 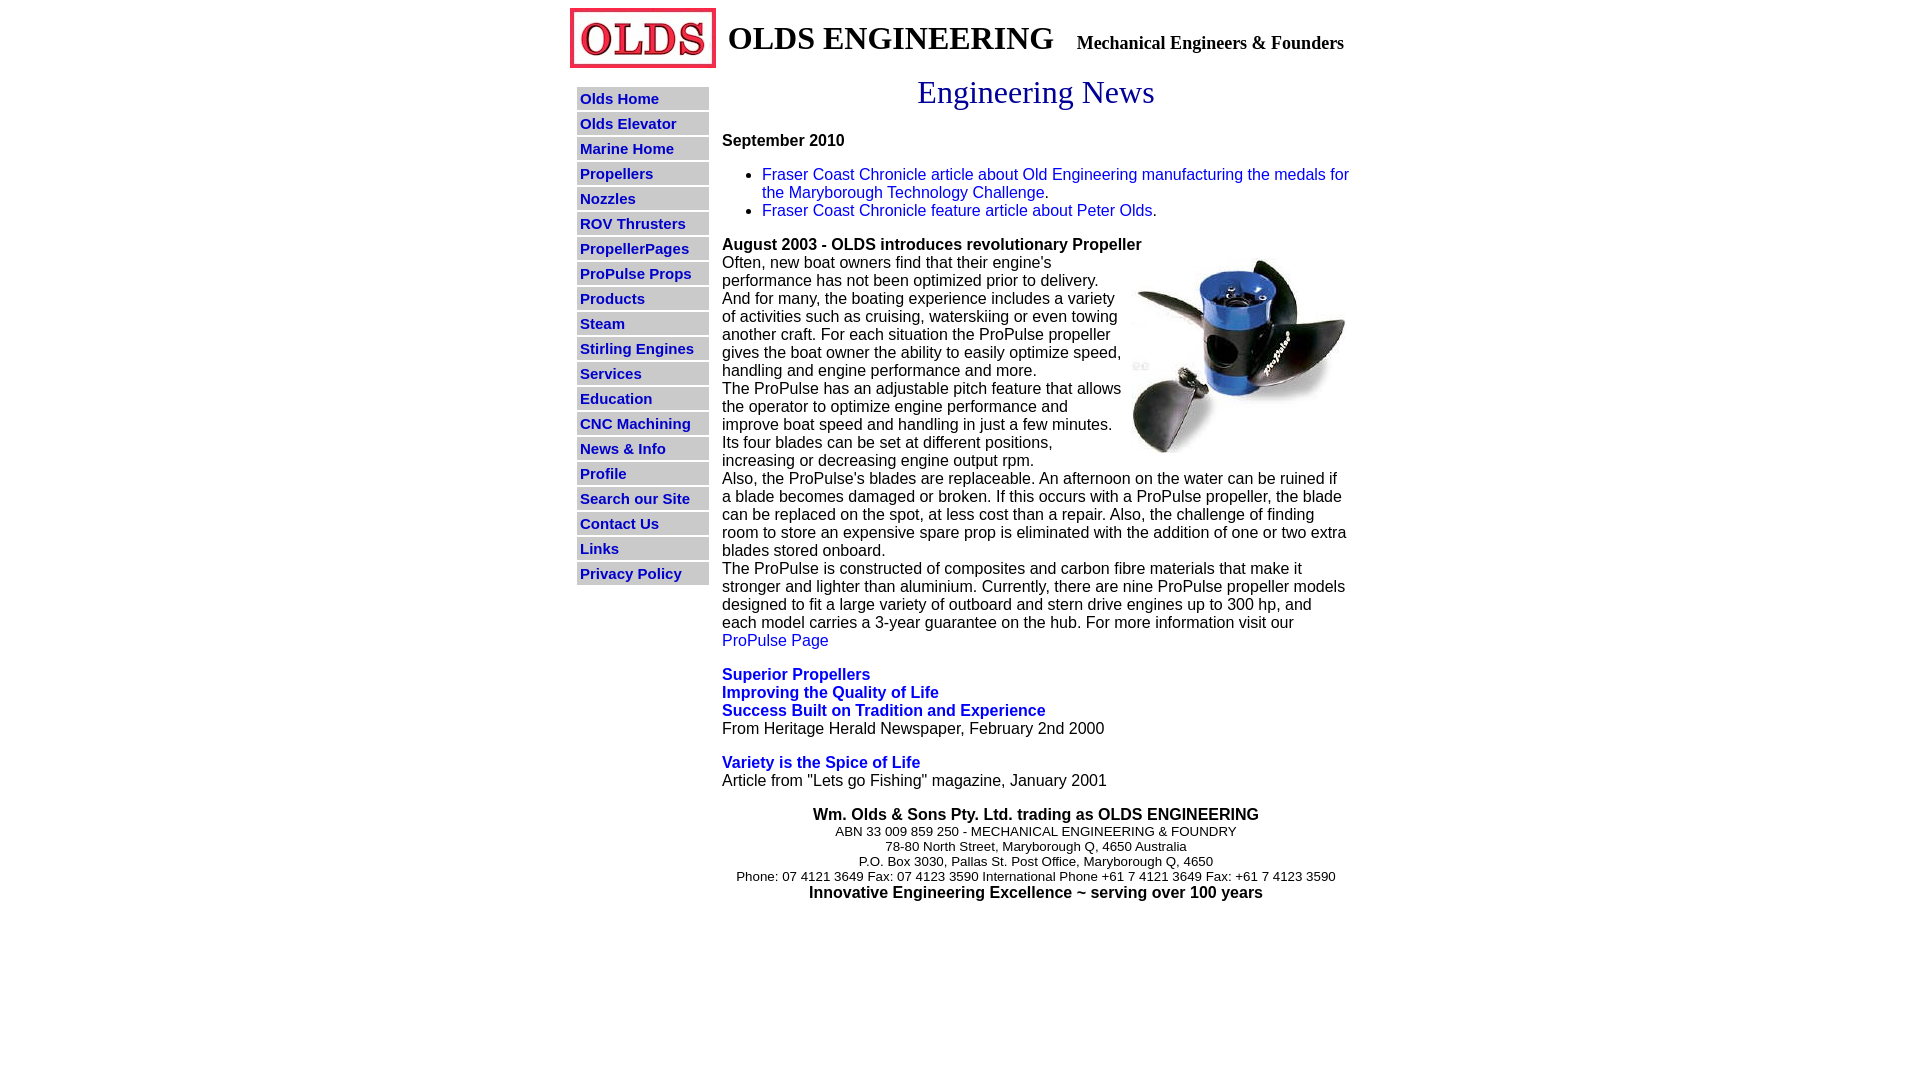 What do you see at coordinates (882, 709) in the screenshot?
I see `'Success Built on Tradition and Experience'` at bounding box center [882, 709].